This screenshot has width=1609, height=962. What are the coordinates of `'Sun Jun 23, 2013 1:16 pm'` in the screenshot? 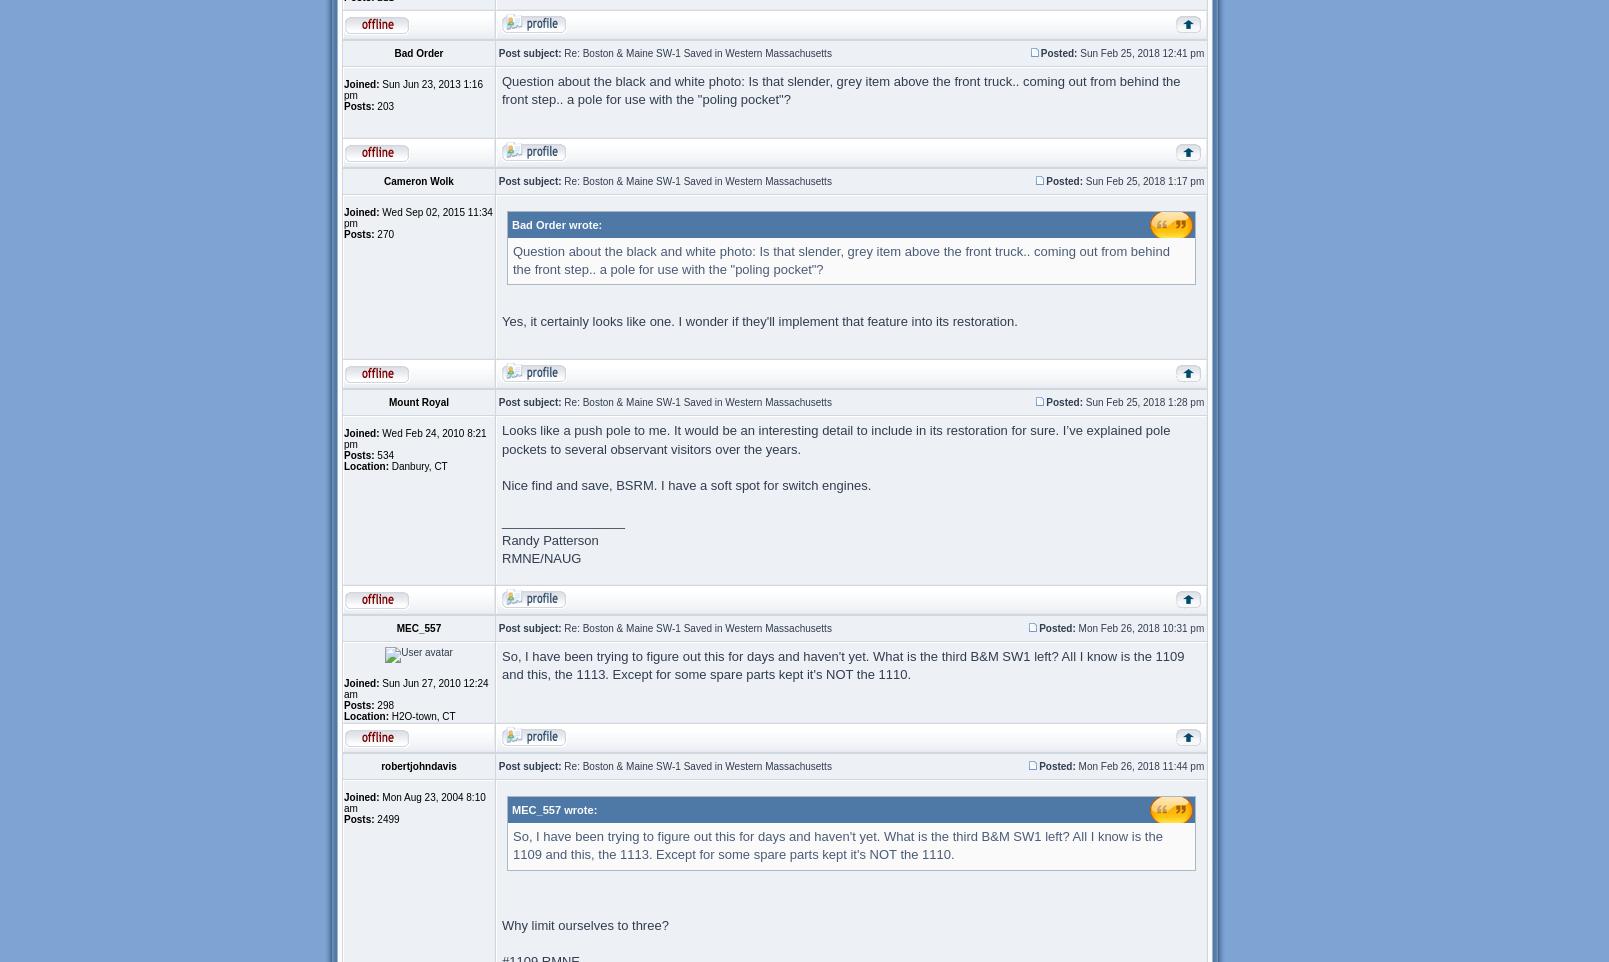 It's located at (412, 90).